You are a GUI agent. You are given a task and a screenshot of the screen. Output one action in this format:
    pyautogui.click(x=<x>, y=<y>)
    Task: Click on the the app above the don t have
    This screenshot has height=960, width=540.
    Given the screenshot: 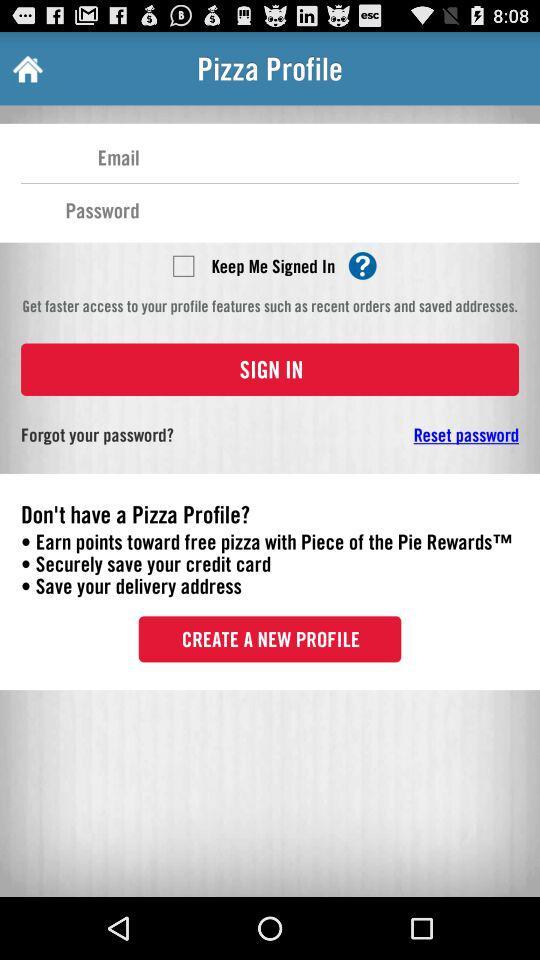 What is the action you would take?
    pyautogui.click(x=405, y=434)
    